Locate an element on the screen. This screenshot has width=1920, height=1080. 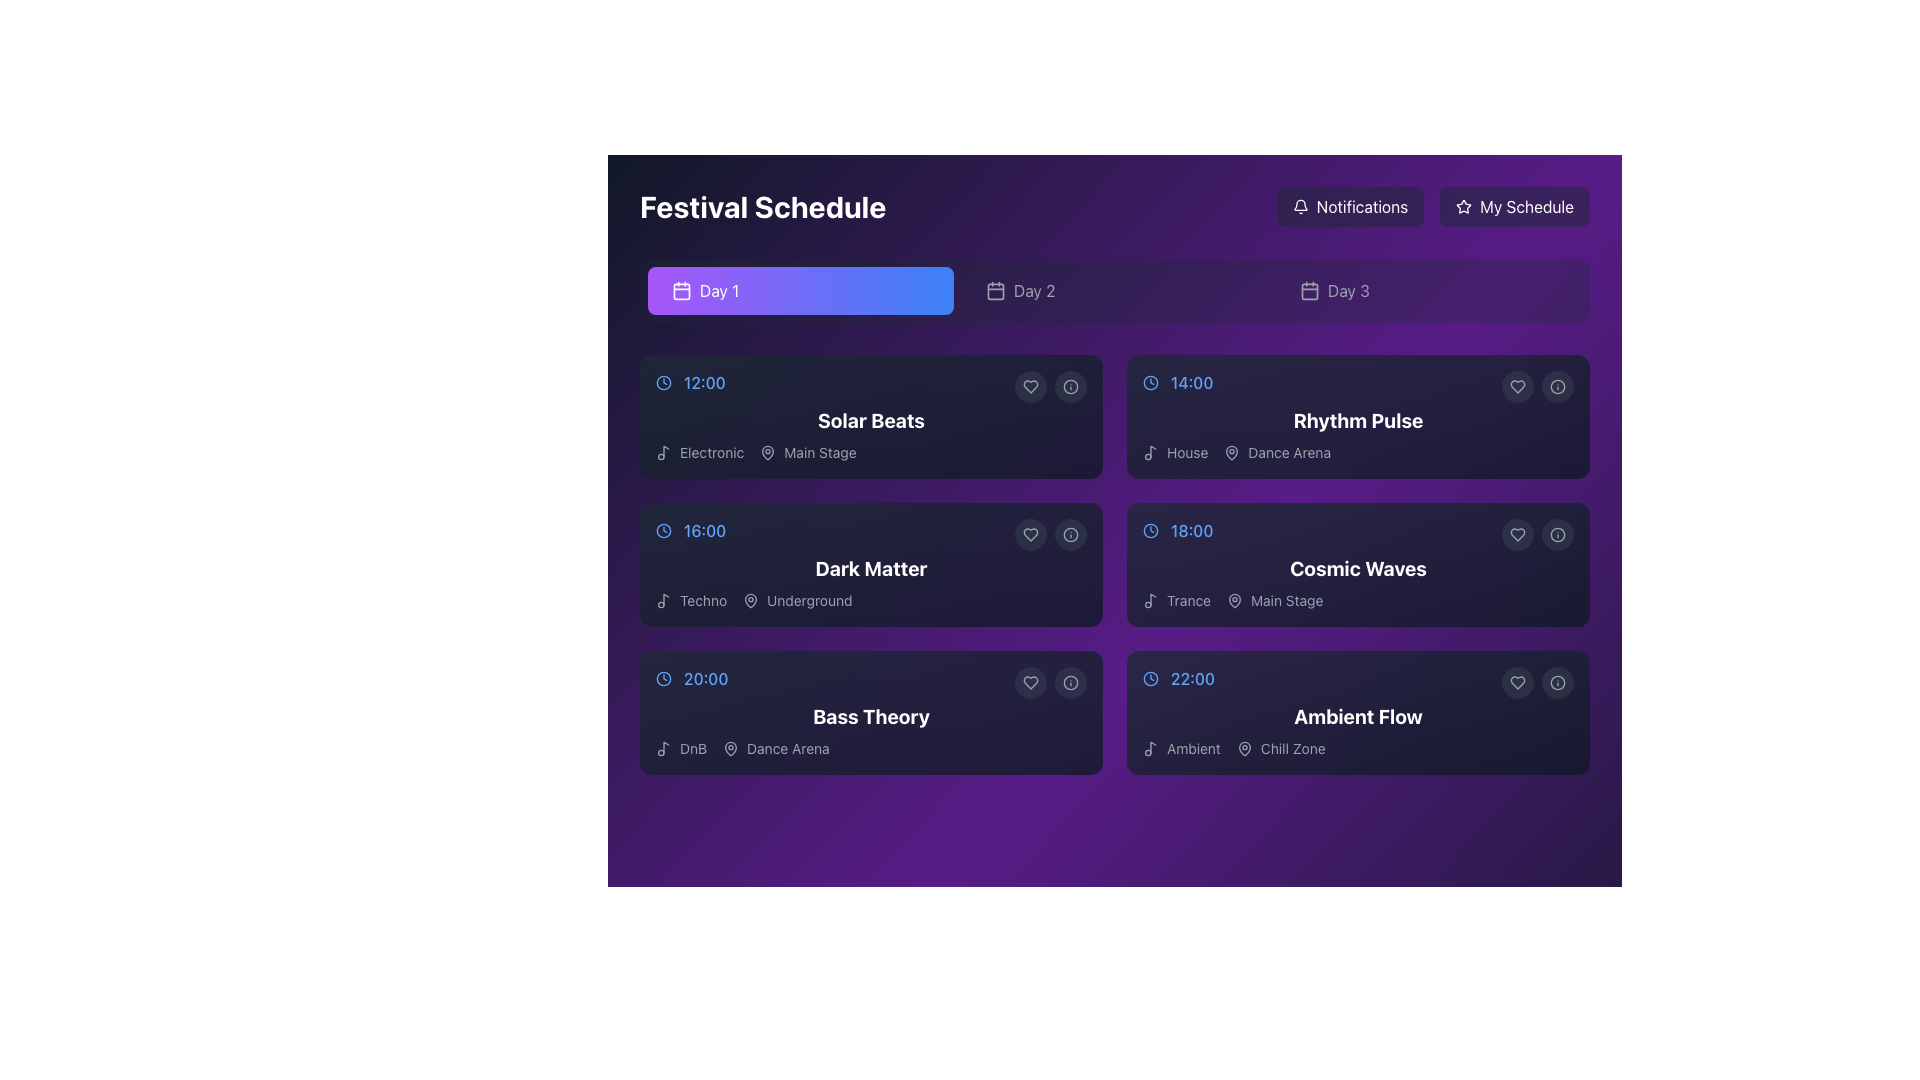
the small, circular map pin icon located adjacent to the text 'Chill Zone' within the 'Ambient Flow' event card is located at coordinates (1243, 748).